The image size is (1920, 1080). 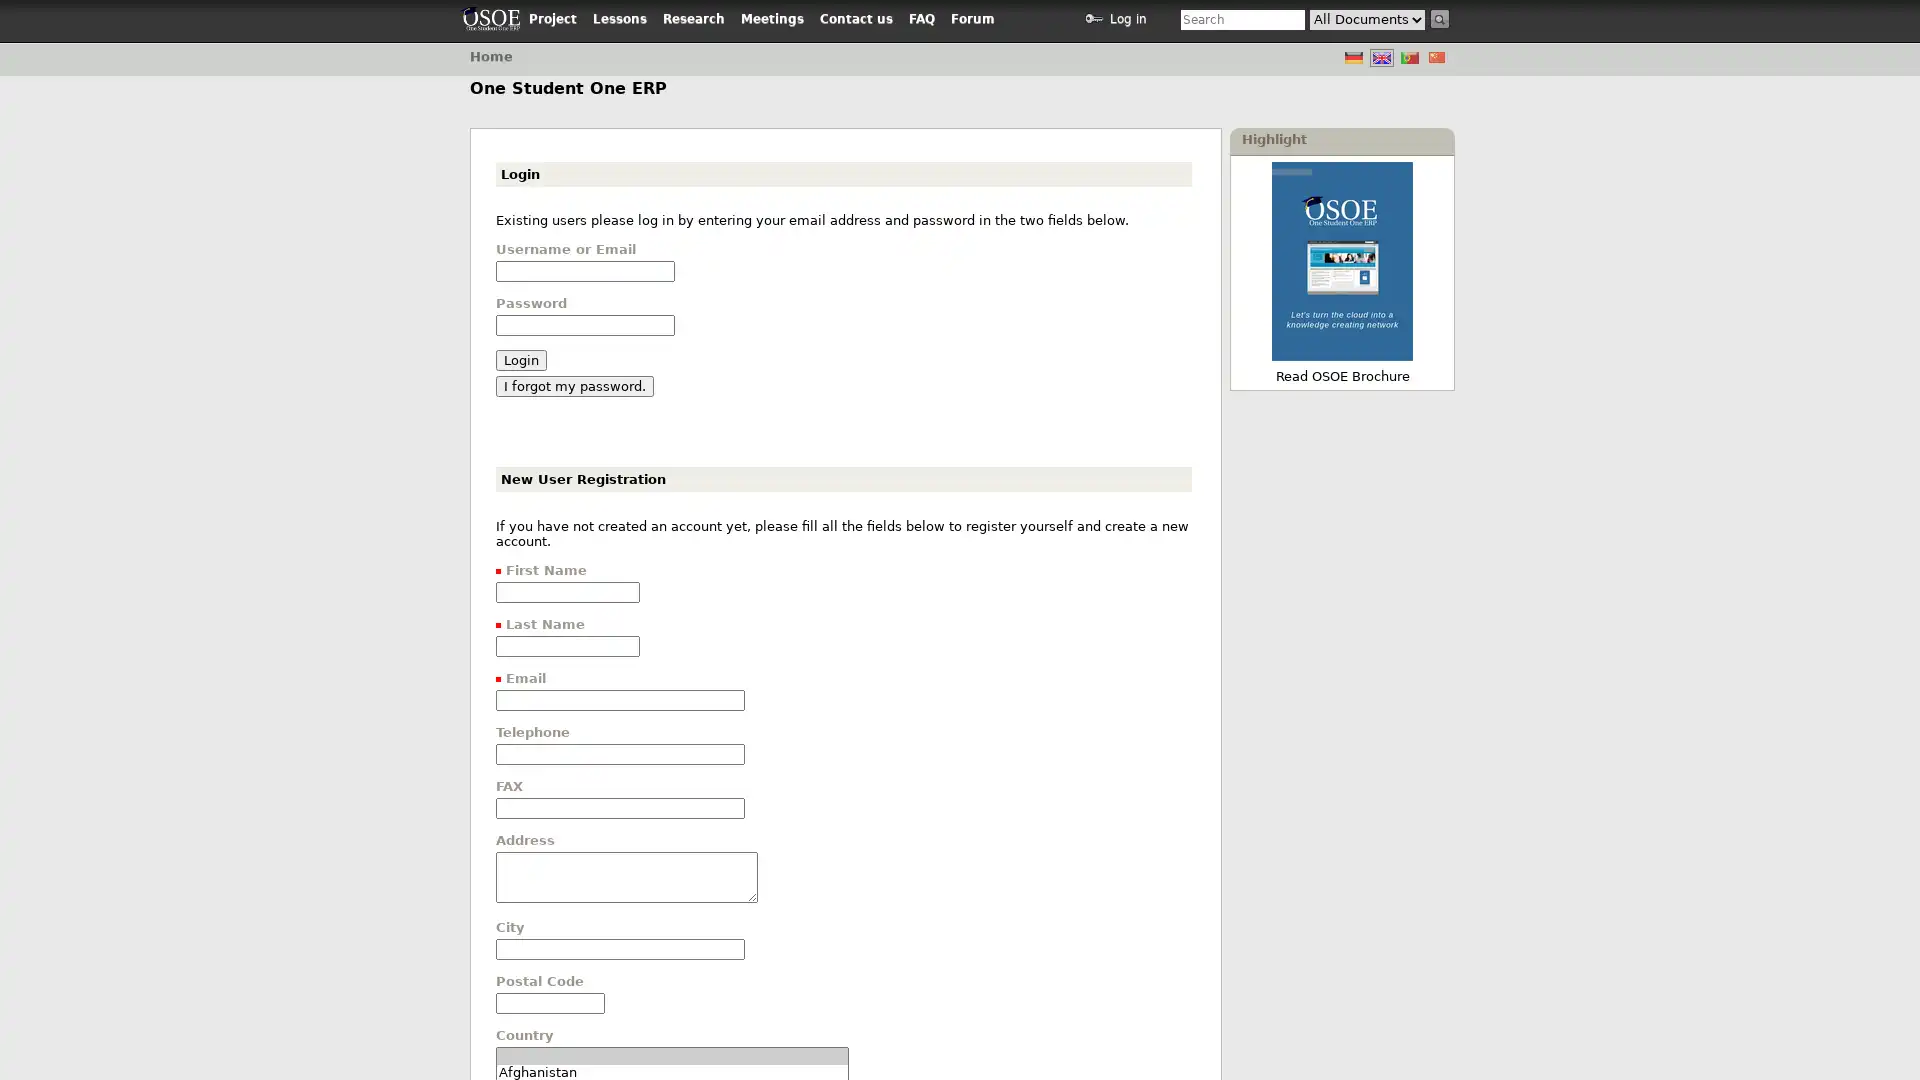 What do you see at coordinates (1440, 19) in the screenshot?
I see `Submit` at bounding box center [1440, 19].